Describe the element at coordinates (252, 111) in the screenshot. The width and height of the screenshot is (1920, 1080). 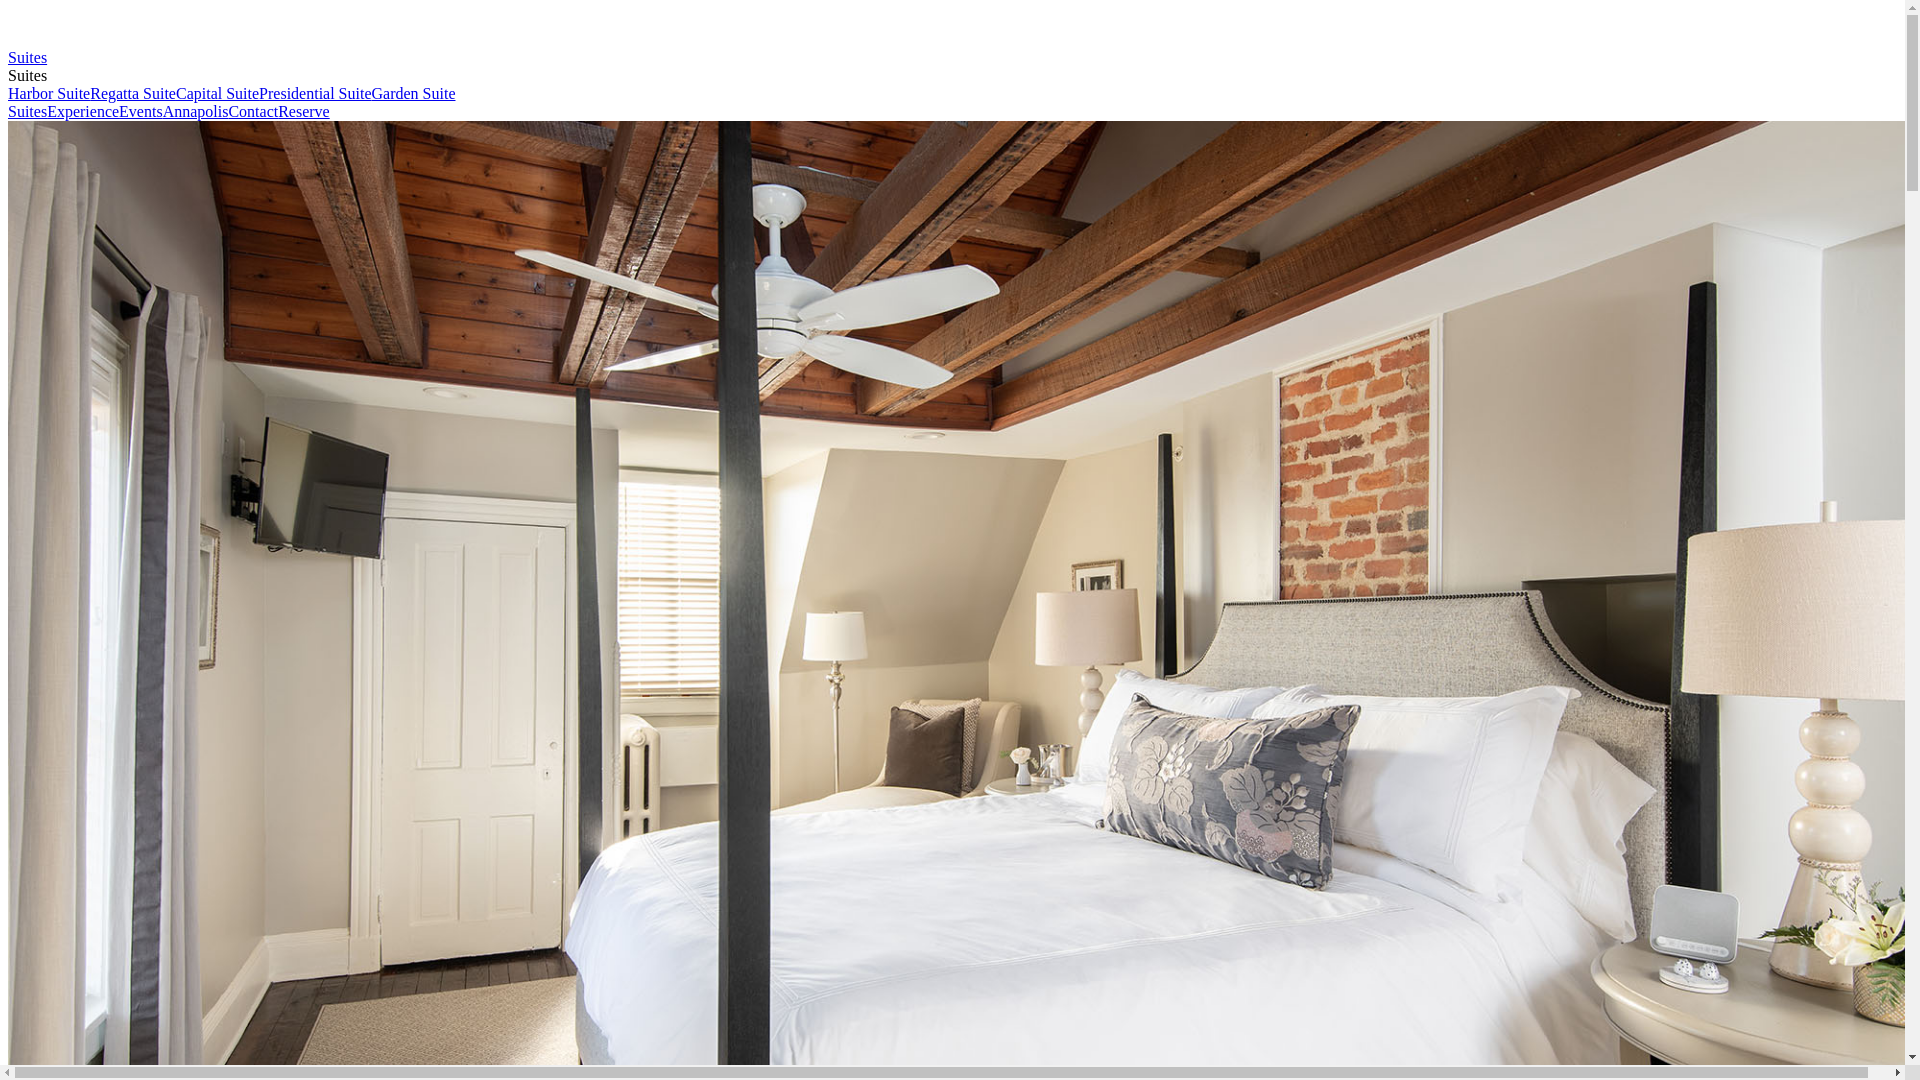
I see `'Contact'` at that location.